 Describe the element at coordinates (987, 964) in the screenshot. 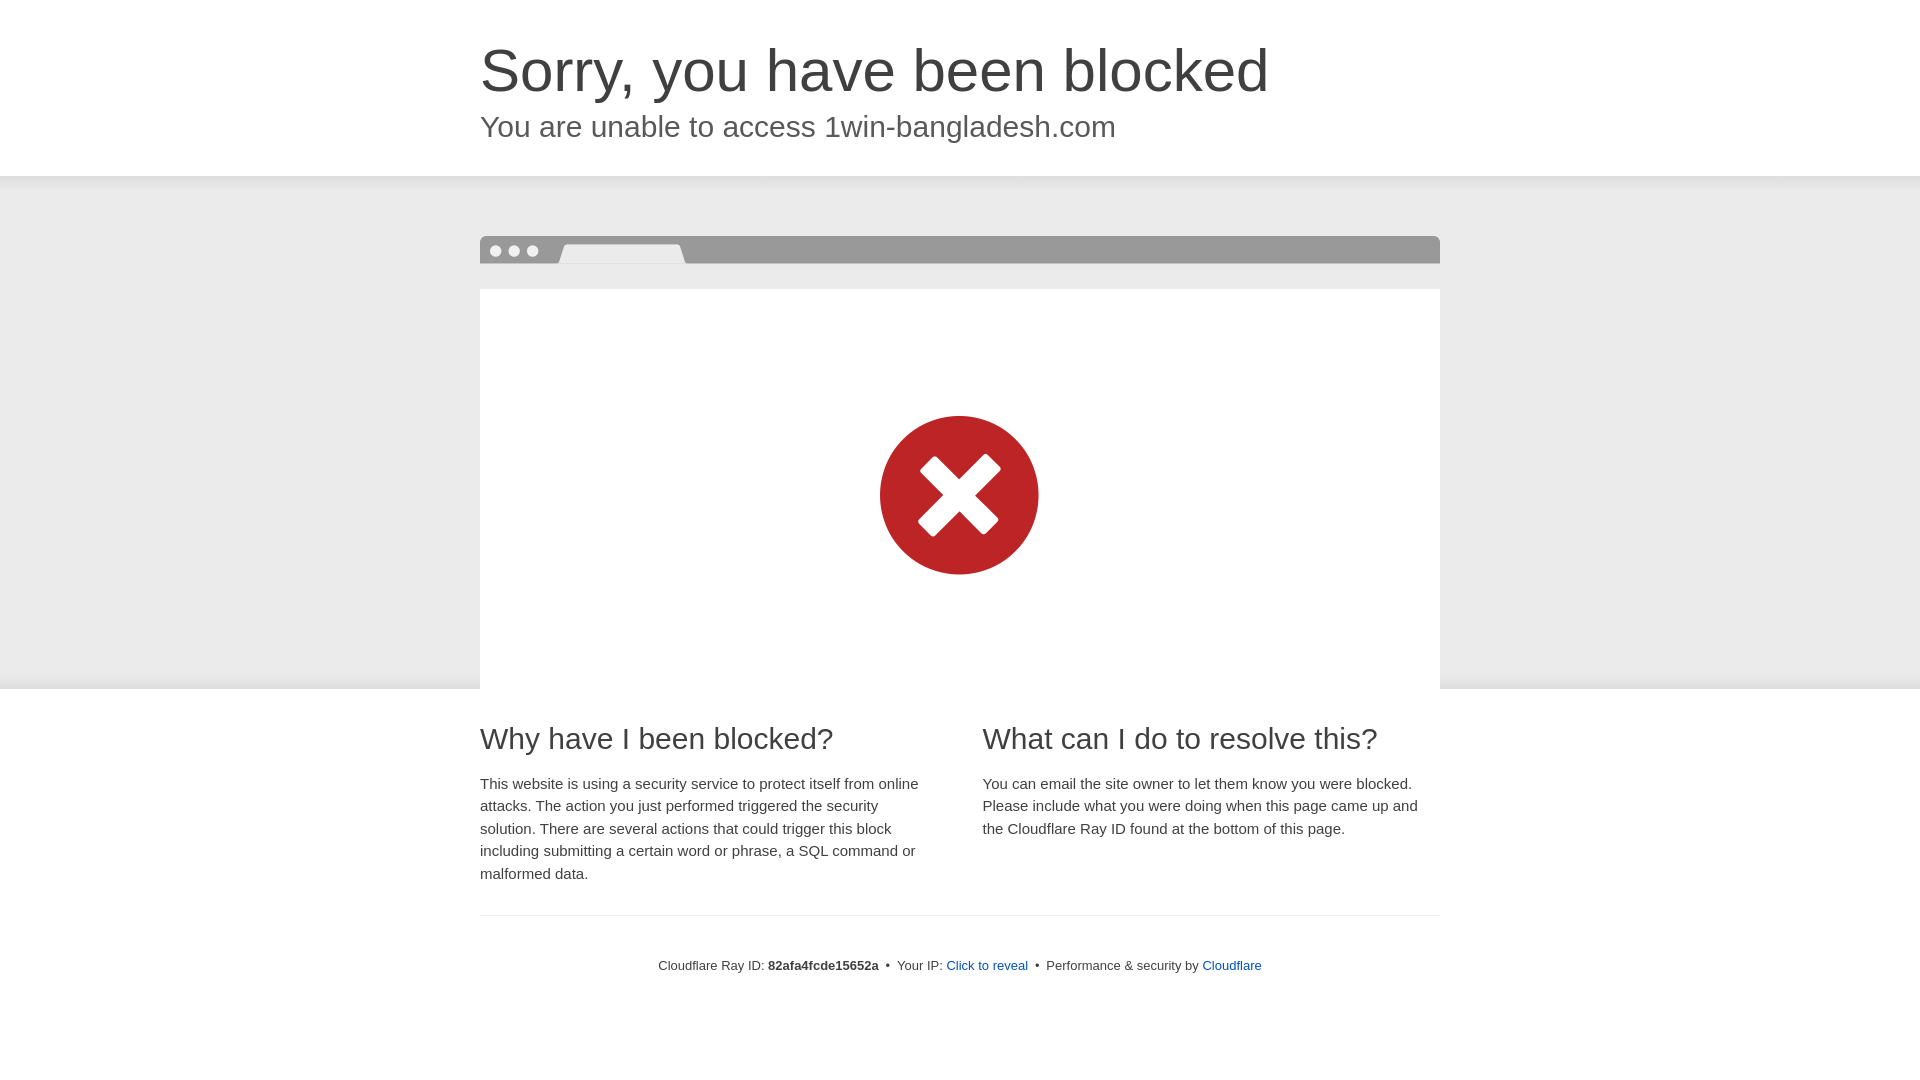

I see `'Click to reveal'` at that location.